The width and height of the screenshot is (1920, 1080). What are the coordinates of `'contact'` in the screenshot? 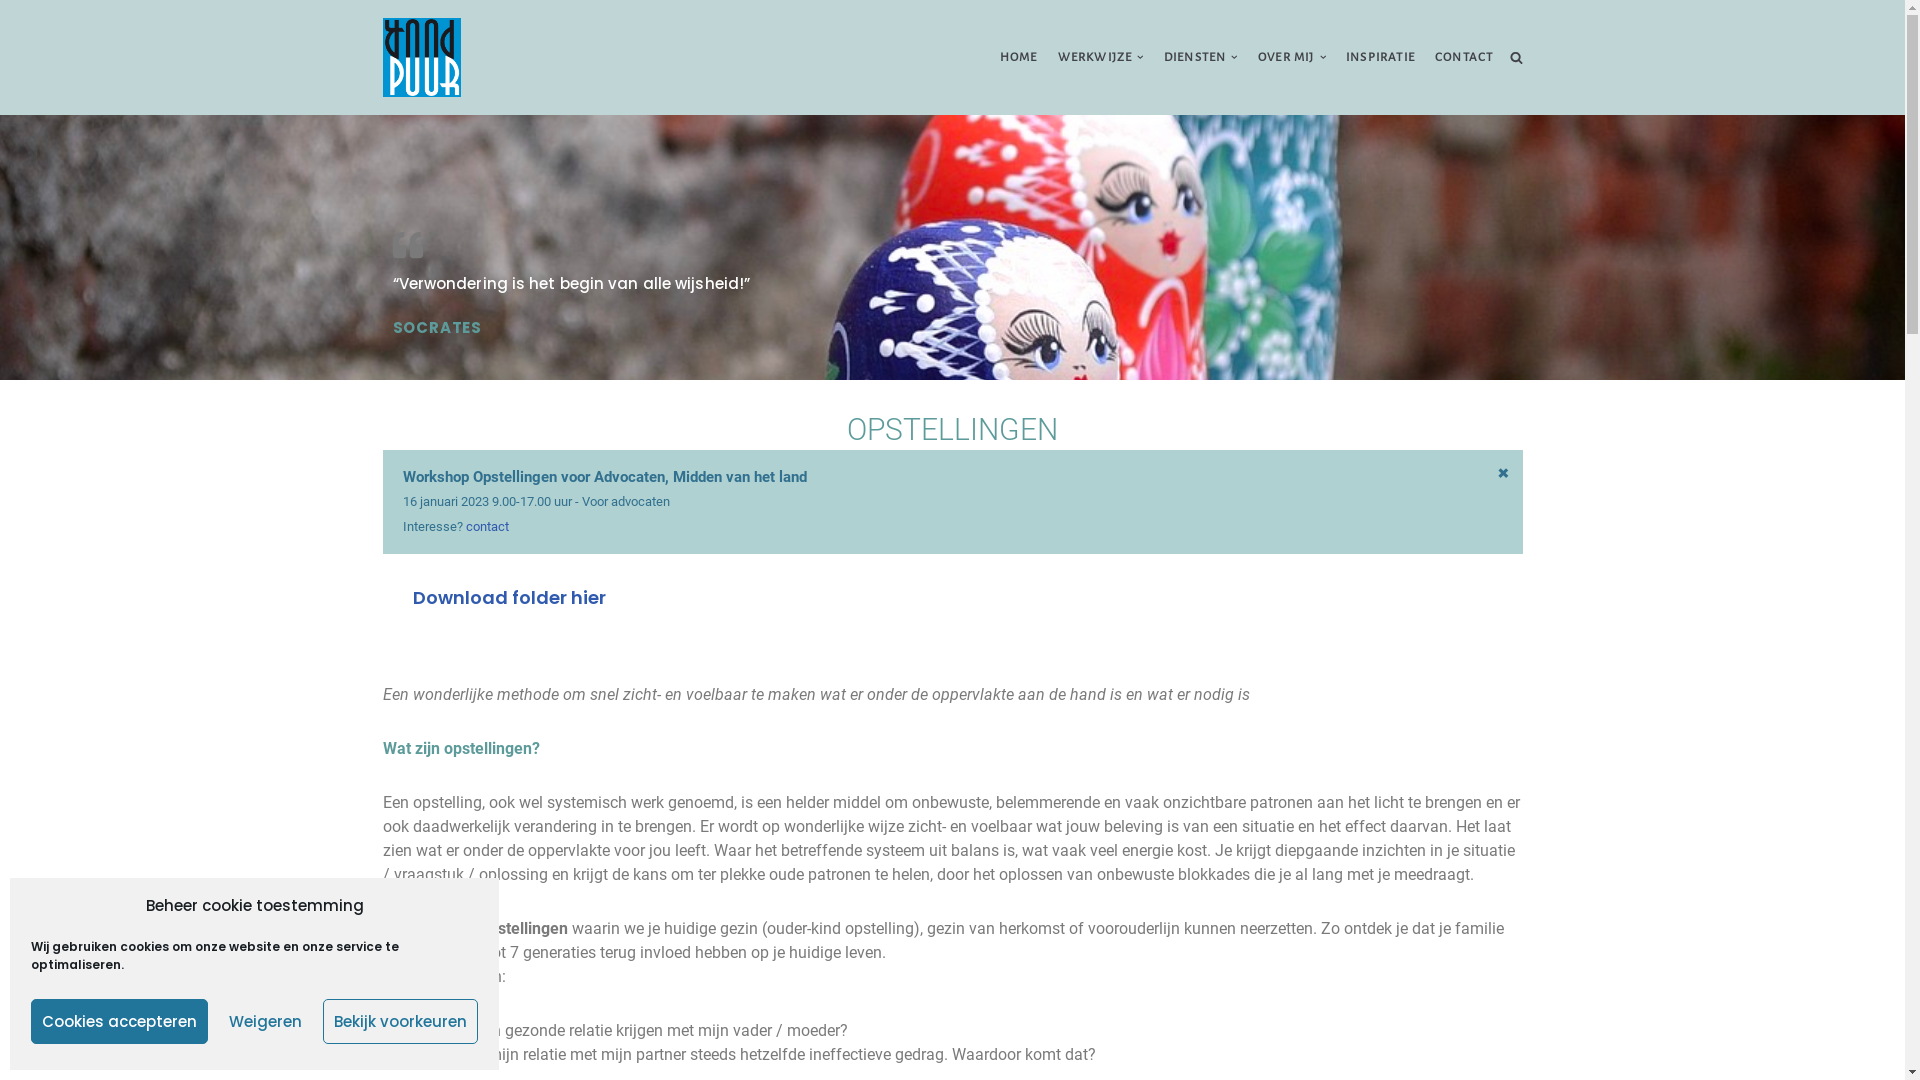 It's located at (487, 525).